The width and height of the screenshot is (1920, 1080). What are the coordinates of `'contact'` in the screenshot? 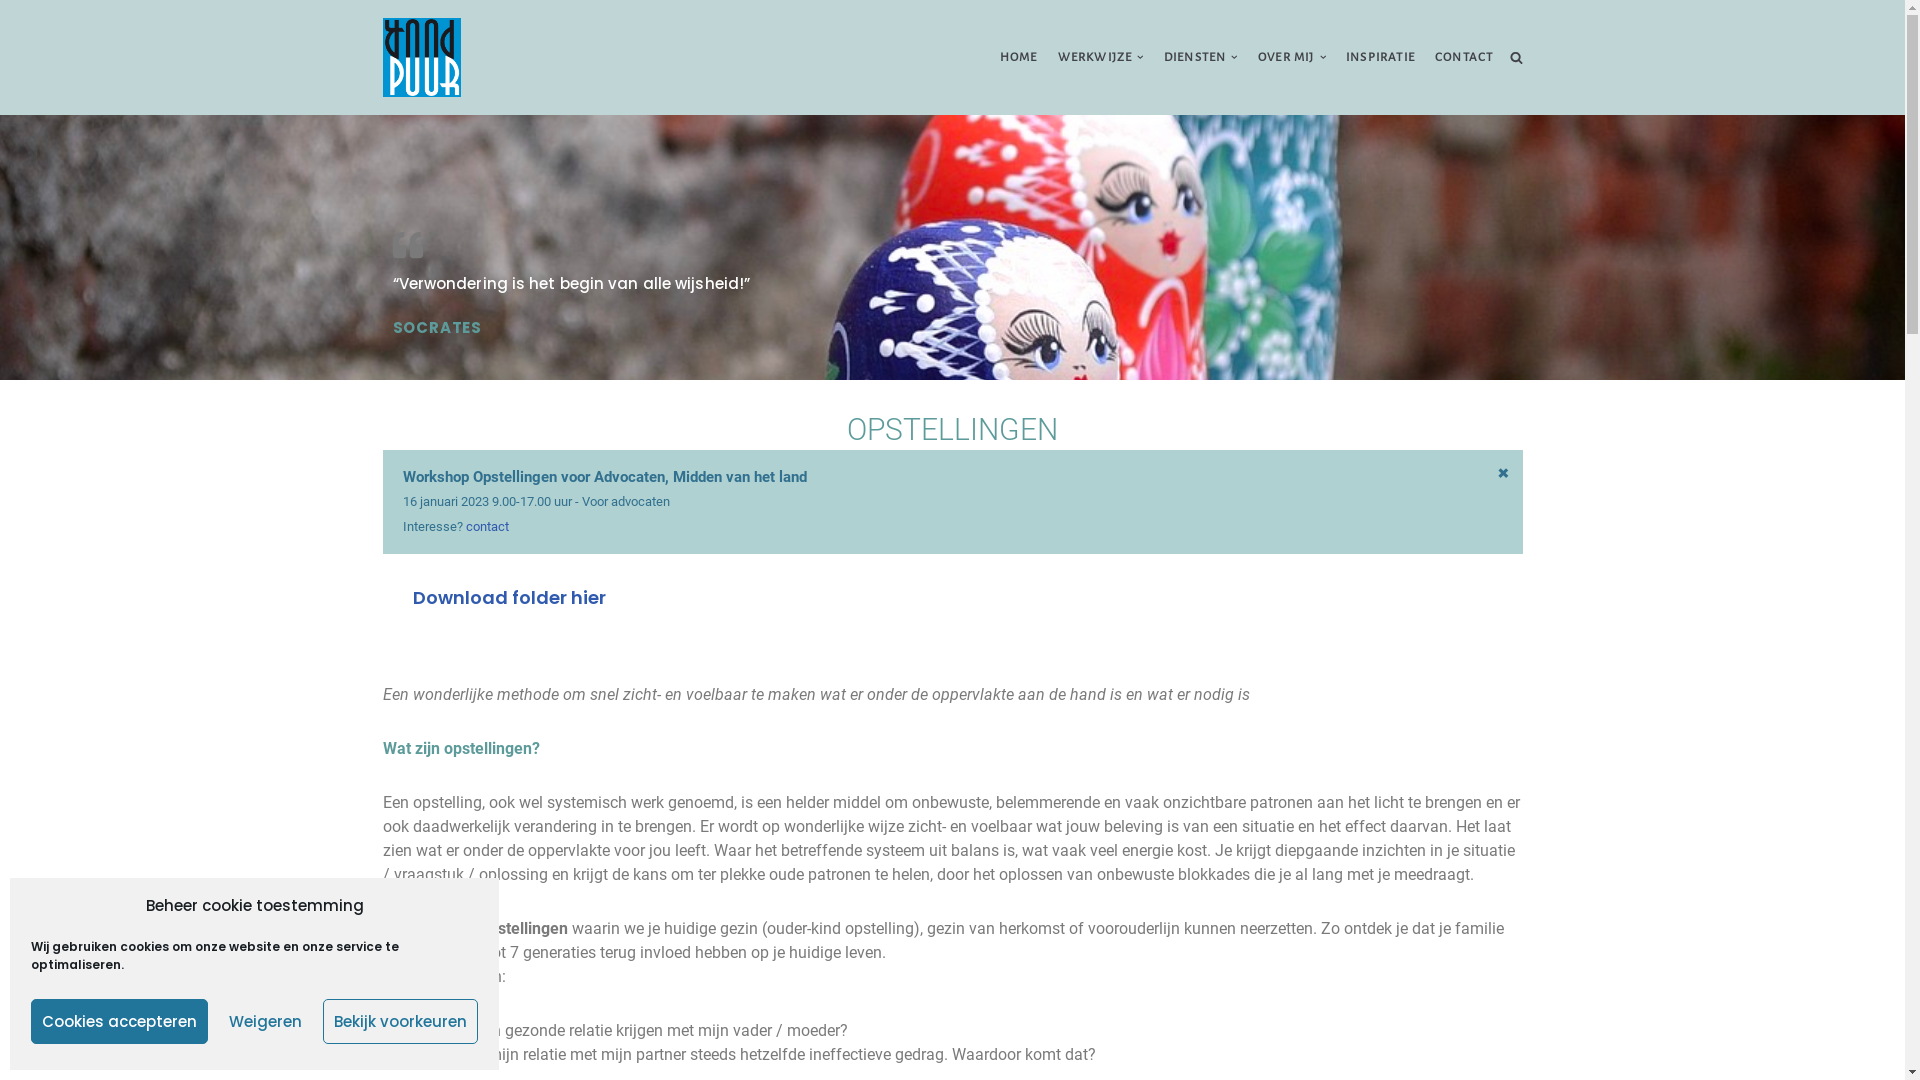 It's located at (487, 525).